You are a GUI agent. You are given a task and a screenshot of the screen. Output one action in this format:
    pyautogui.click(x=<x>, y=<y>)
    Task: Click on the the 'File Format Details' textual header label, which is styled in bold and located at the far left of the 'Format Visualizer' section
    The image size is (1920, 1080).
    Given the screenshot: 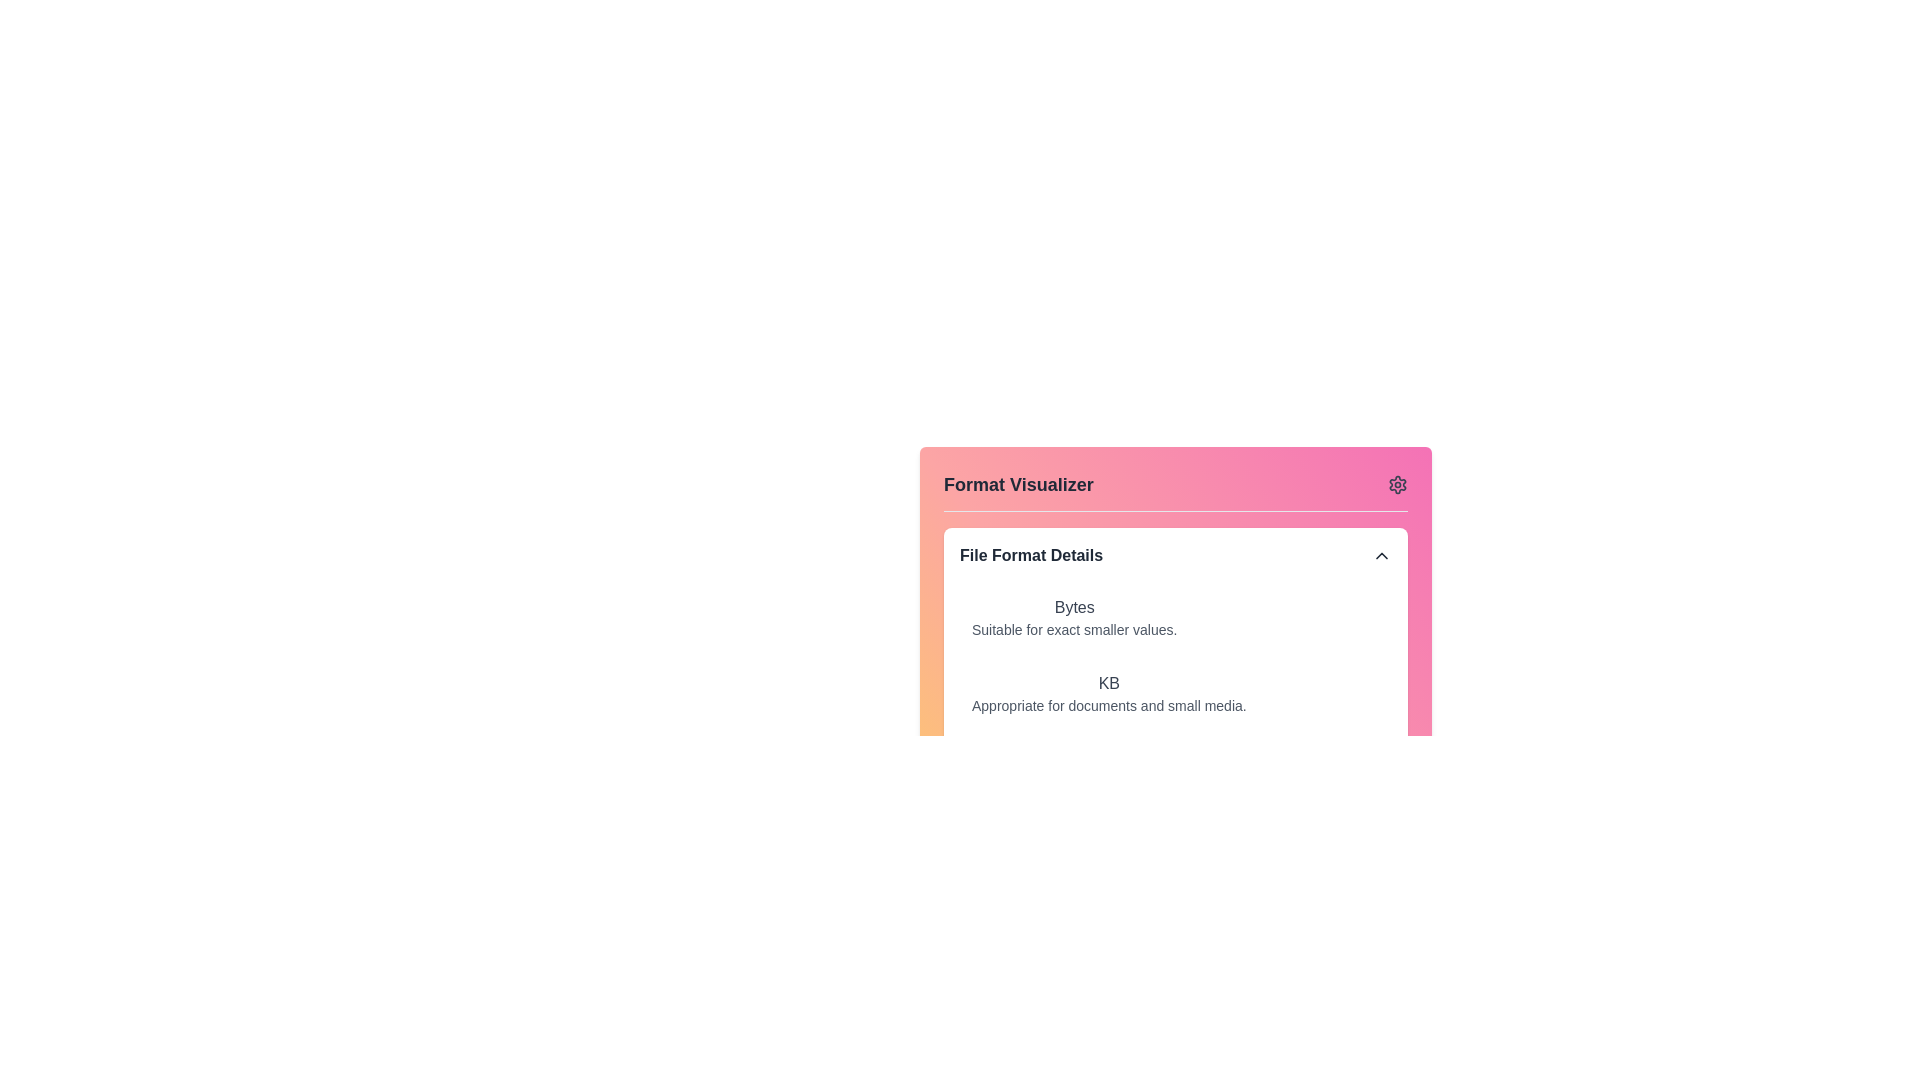 What is the action you would take?
    pyautogui.click(x=1031, y=555)
    